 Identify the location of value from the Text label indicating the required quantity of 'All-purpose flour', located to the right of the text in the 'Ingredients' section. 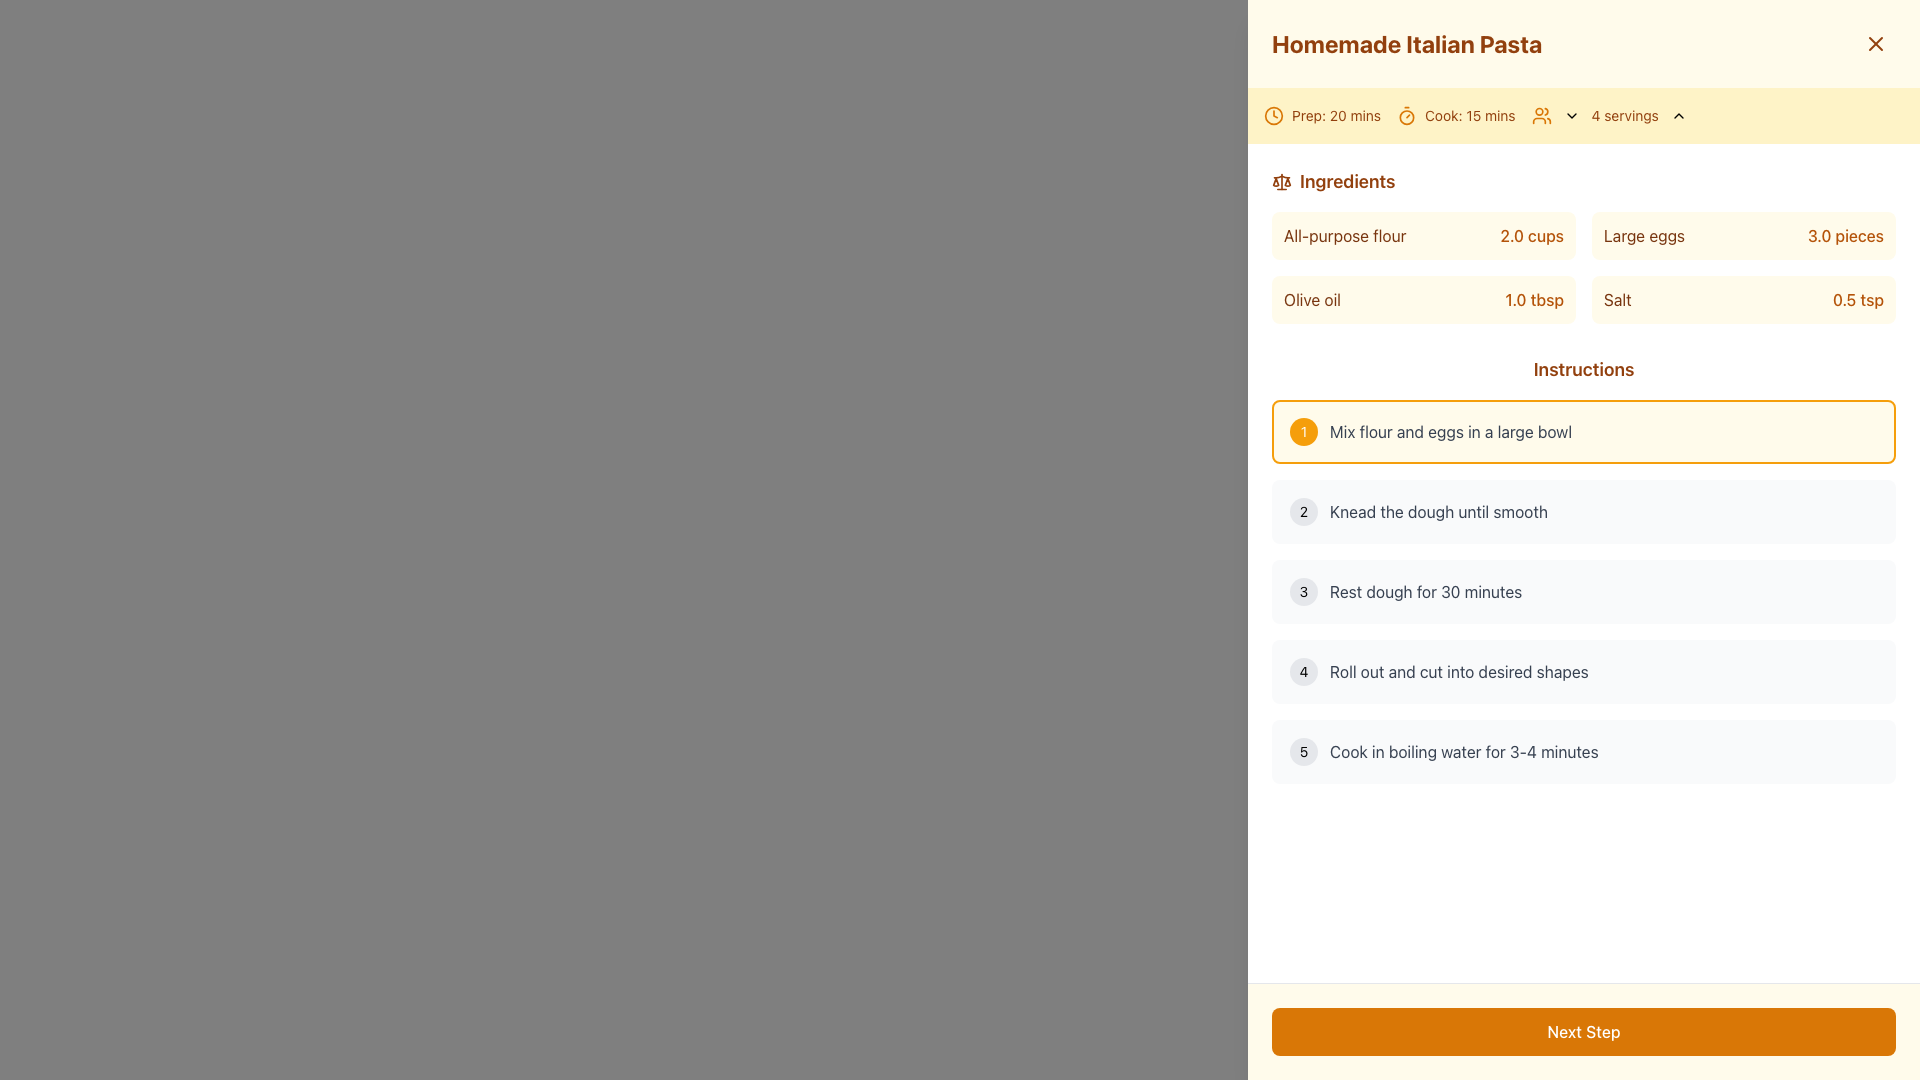
(1531, 234).